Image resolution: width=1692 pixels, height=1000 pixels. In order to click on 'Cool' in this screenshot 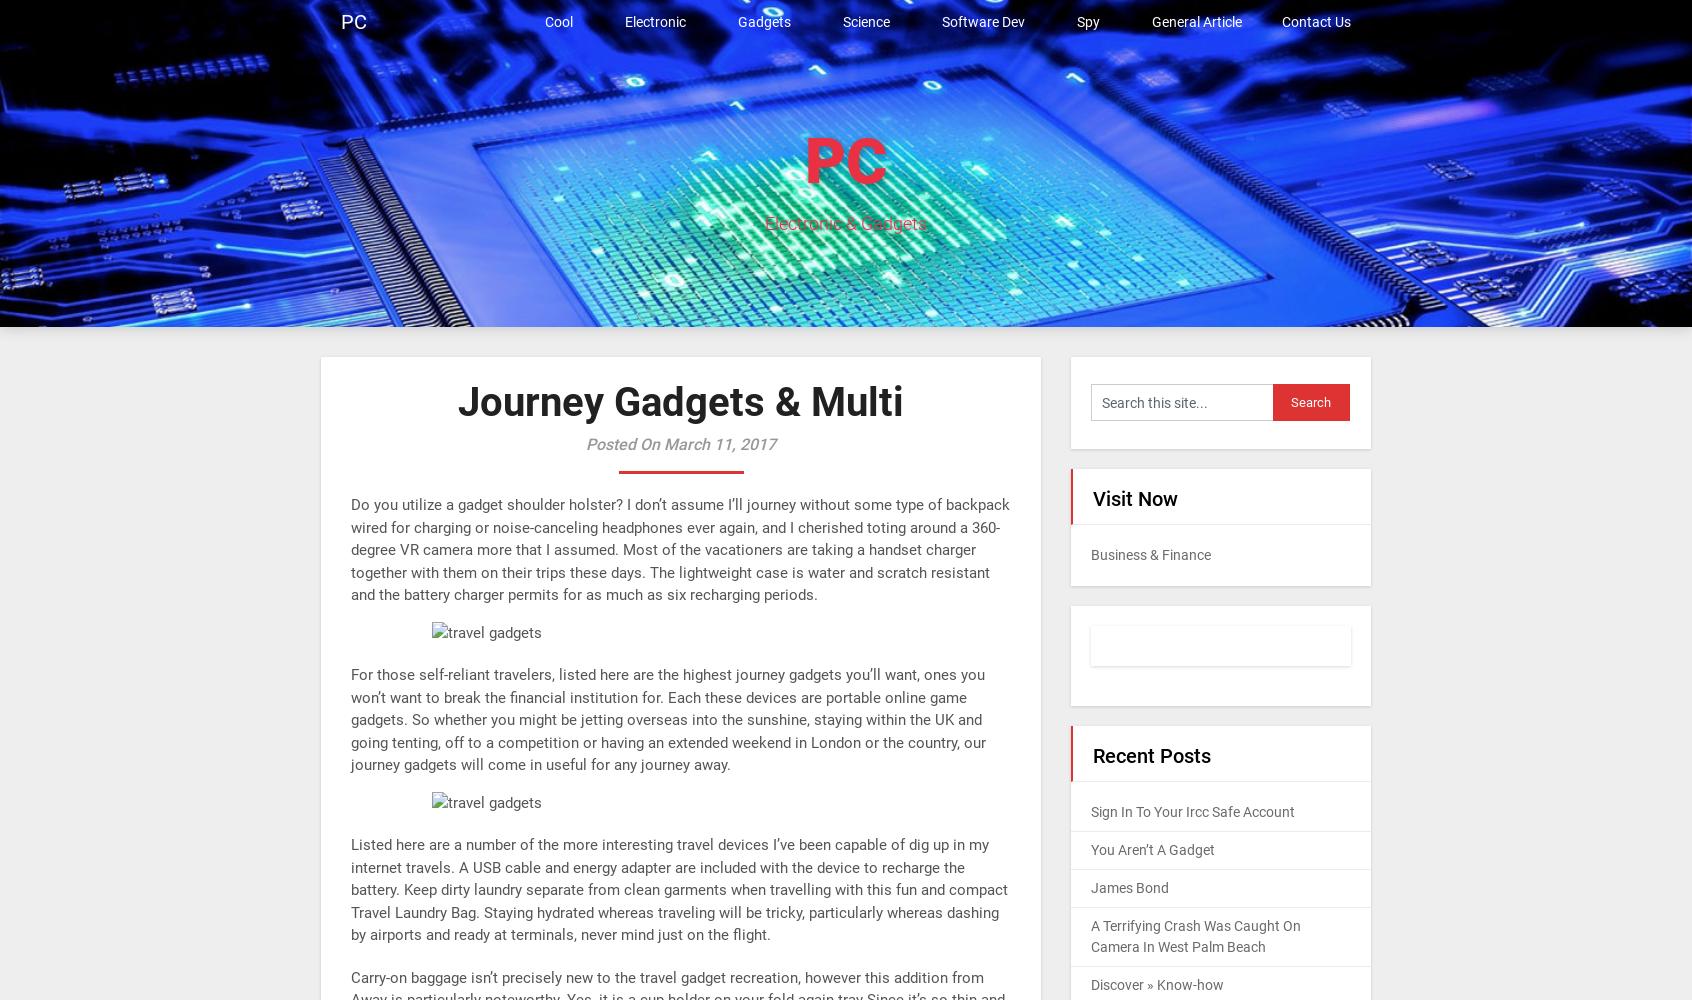, I will do `click(544, 22)`.